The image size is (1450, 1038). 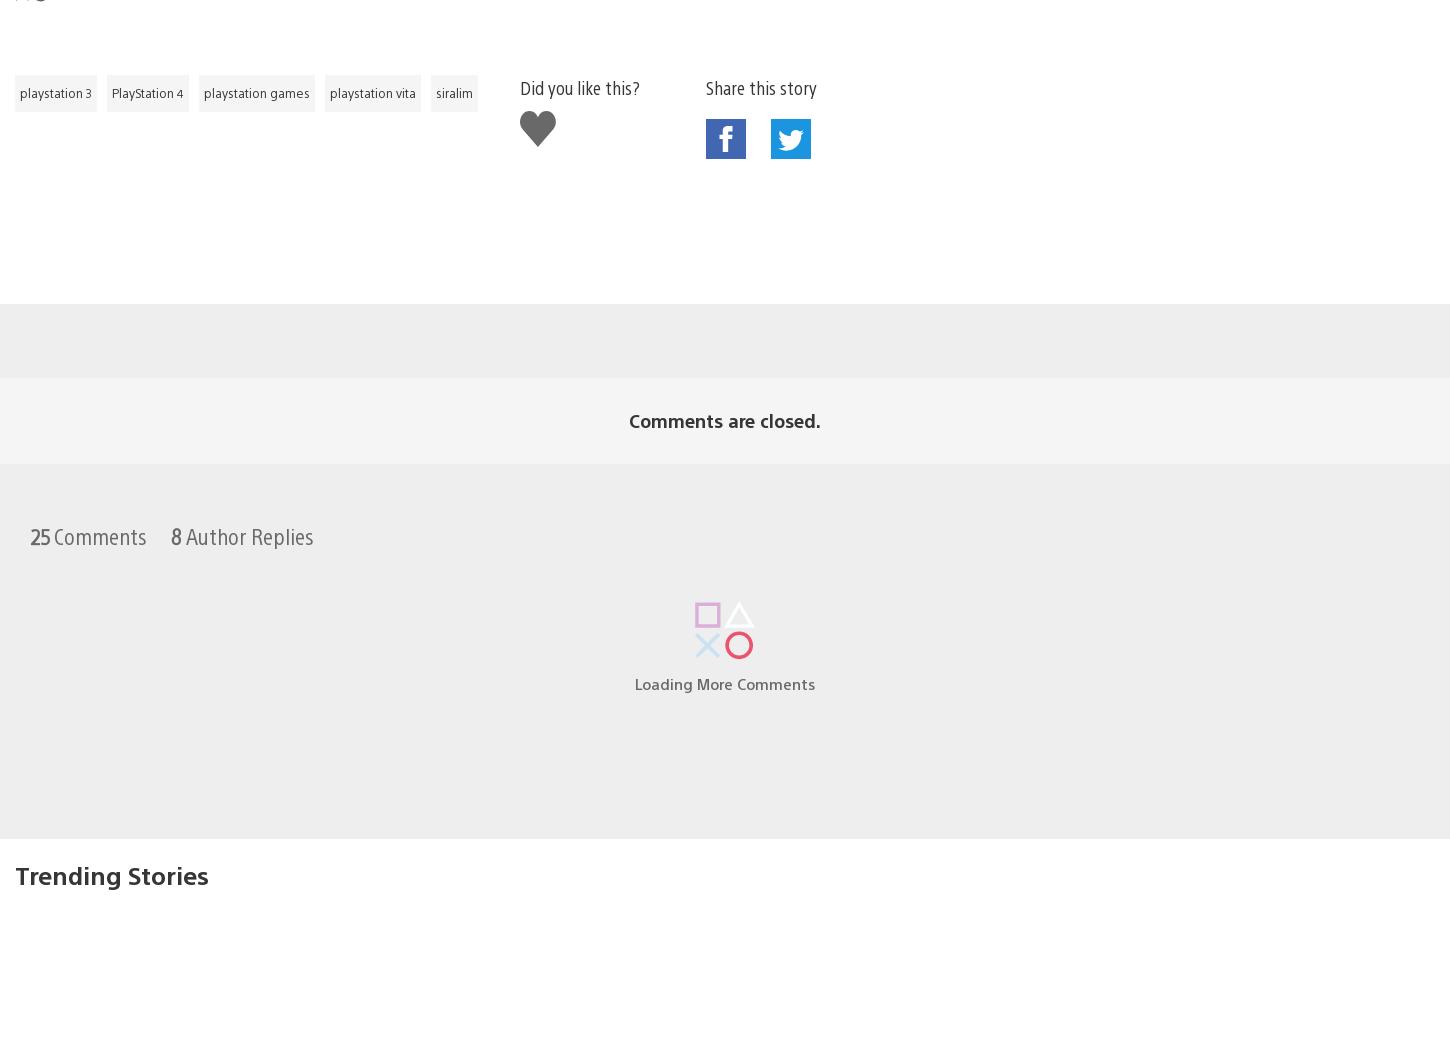 What do you see at coordinates (98, 502) in the screenshot?
I see `'Comments'` at bounding box center [98, 502].